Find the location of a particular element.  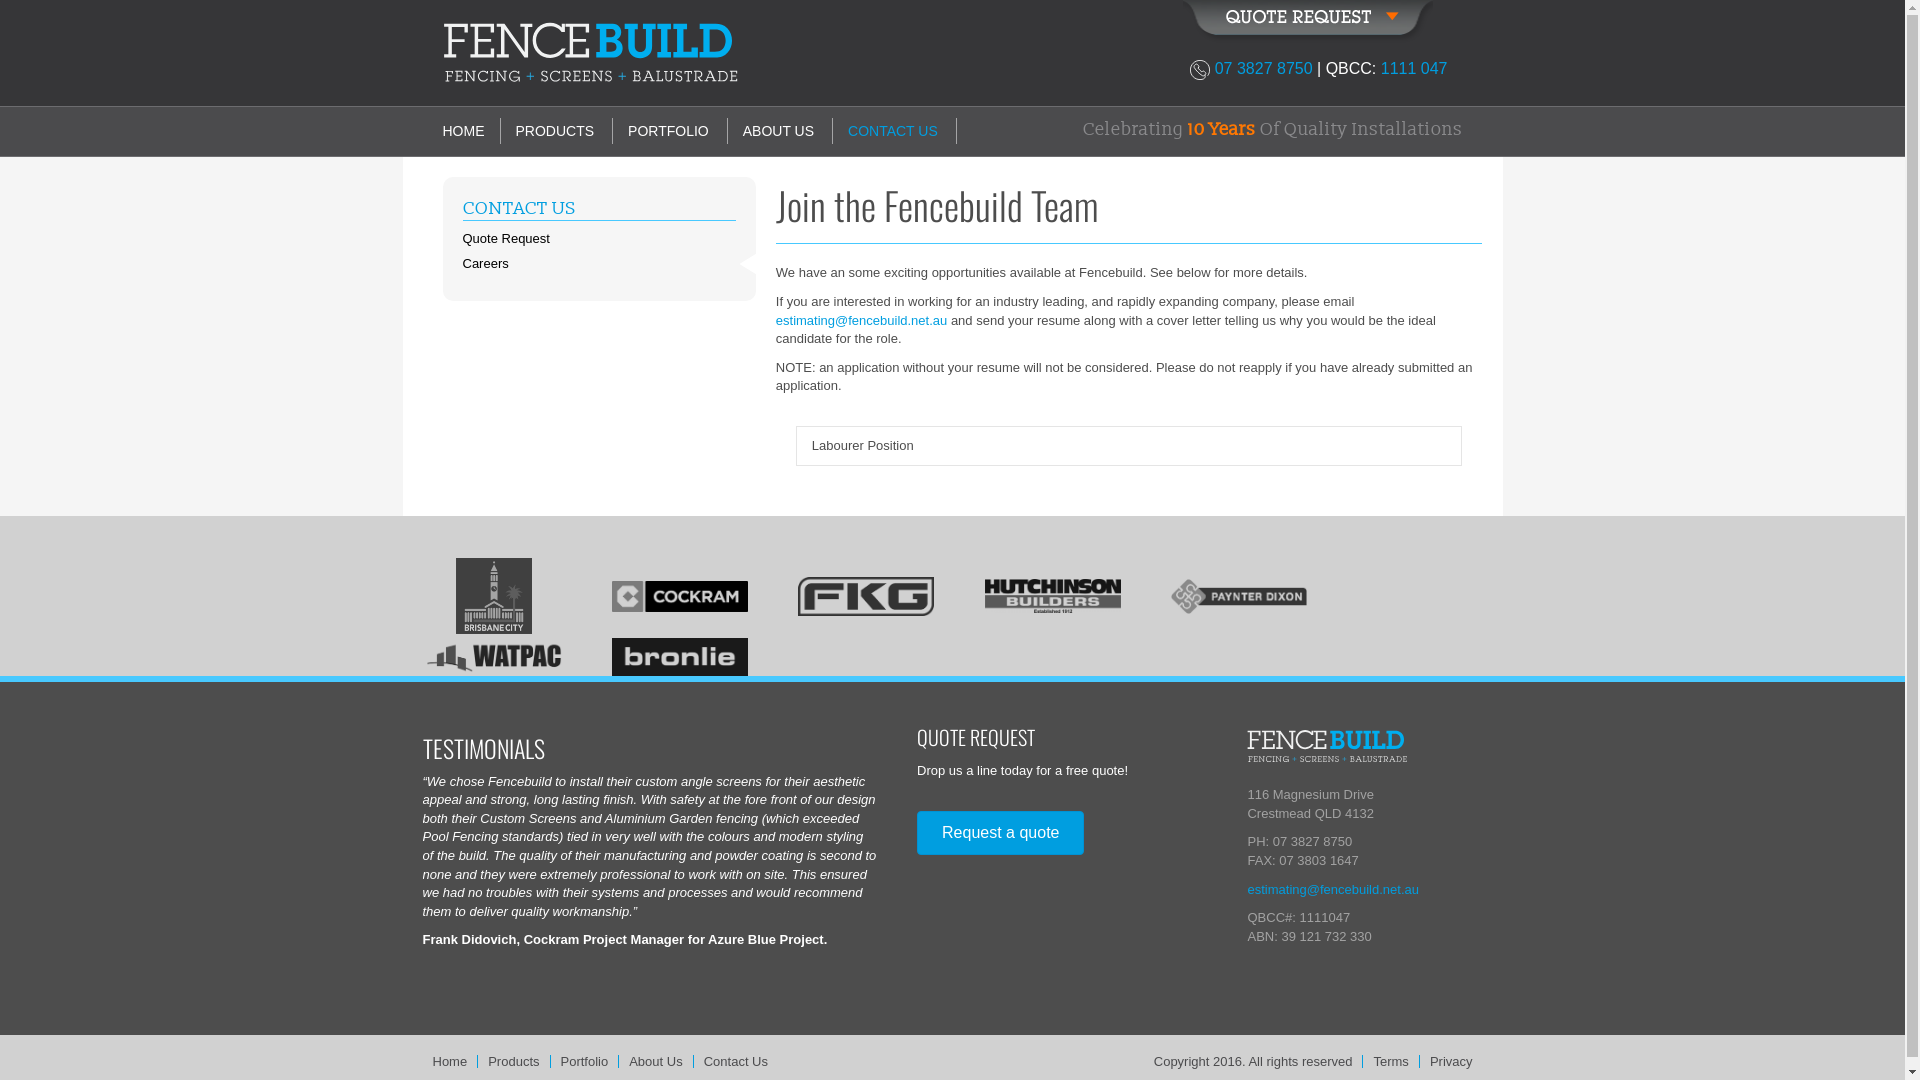

'ABOUT US' is located at coordinates (777, 131).